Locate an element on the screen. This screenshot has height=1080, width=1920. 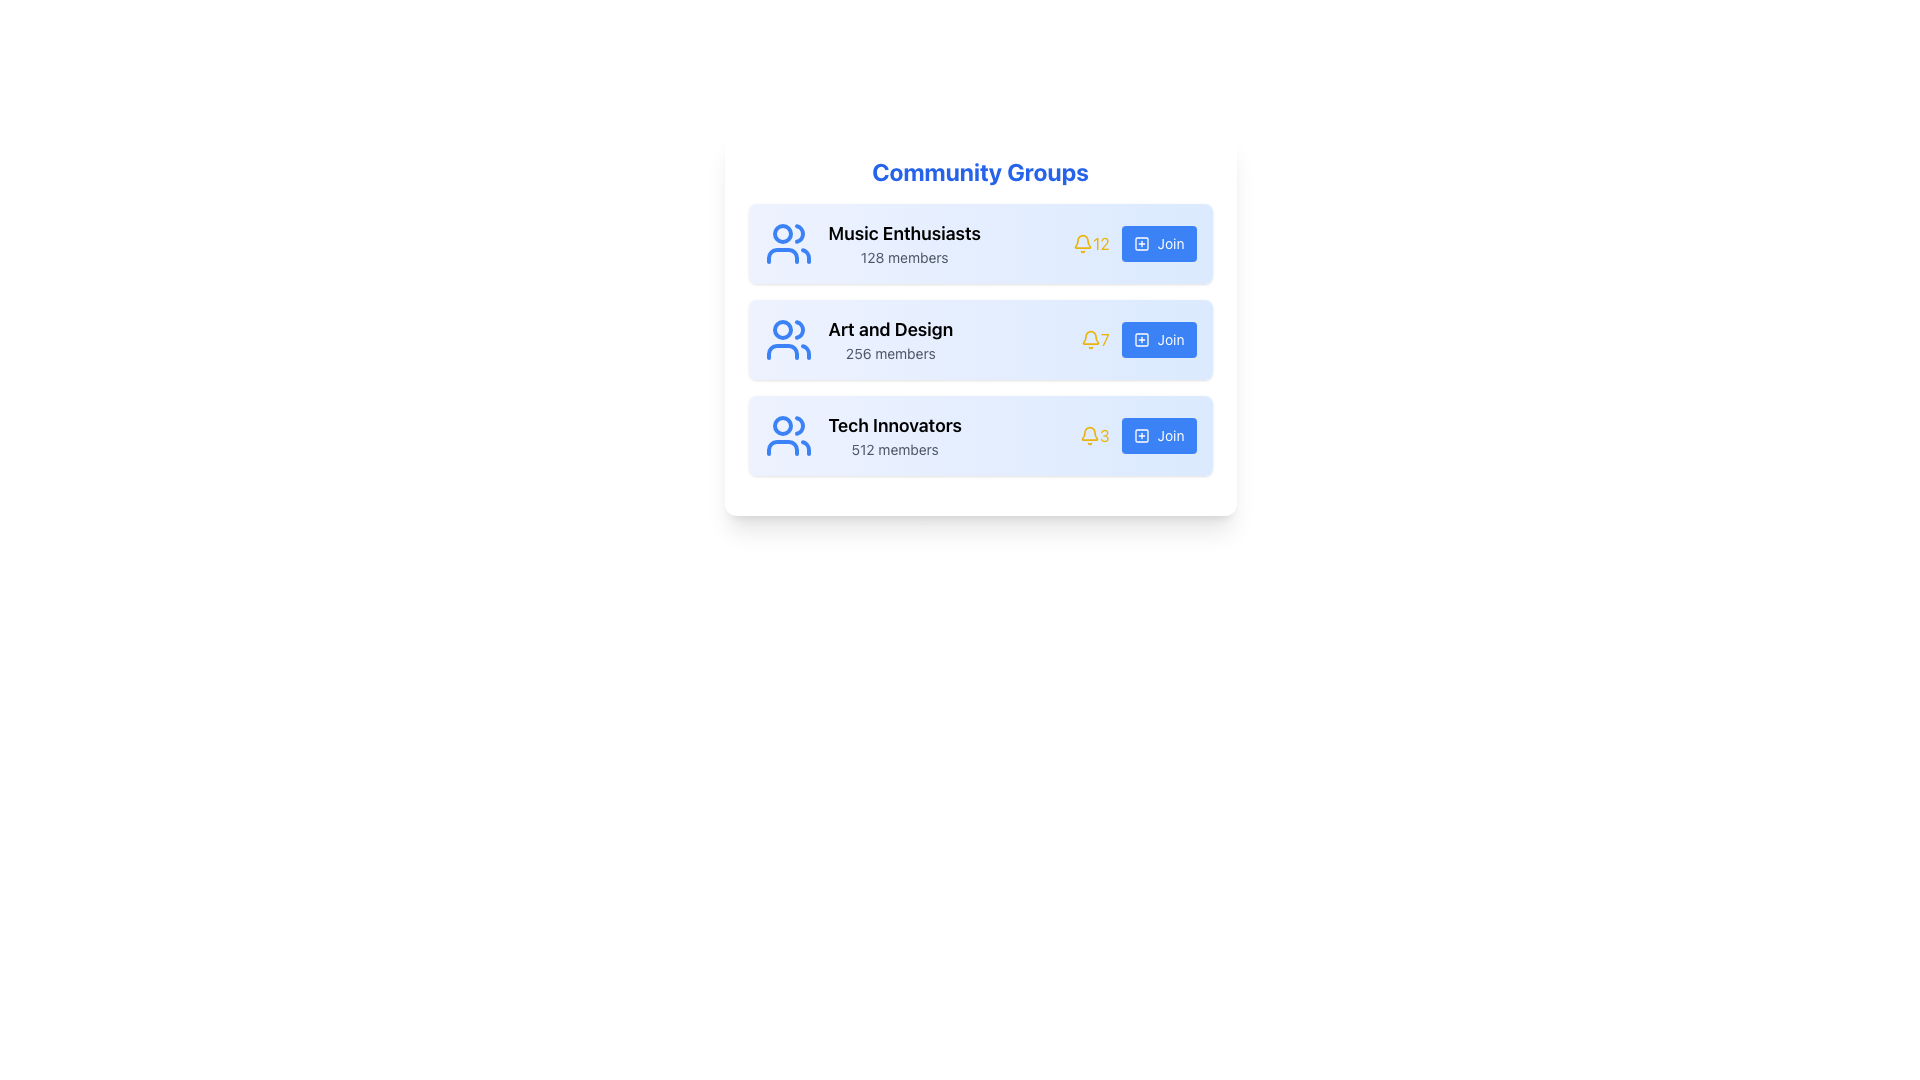
the yellow notification bell icon displaying the number '12' in the 'Music Enthusiasts' group section, which is located between the group name and the blue 'Join' button is located at coordinates (1089, 242).